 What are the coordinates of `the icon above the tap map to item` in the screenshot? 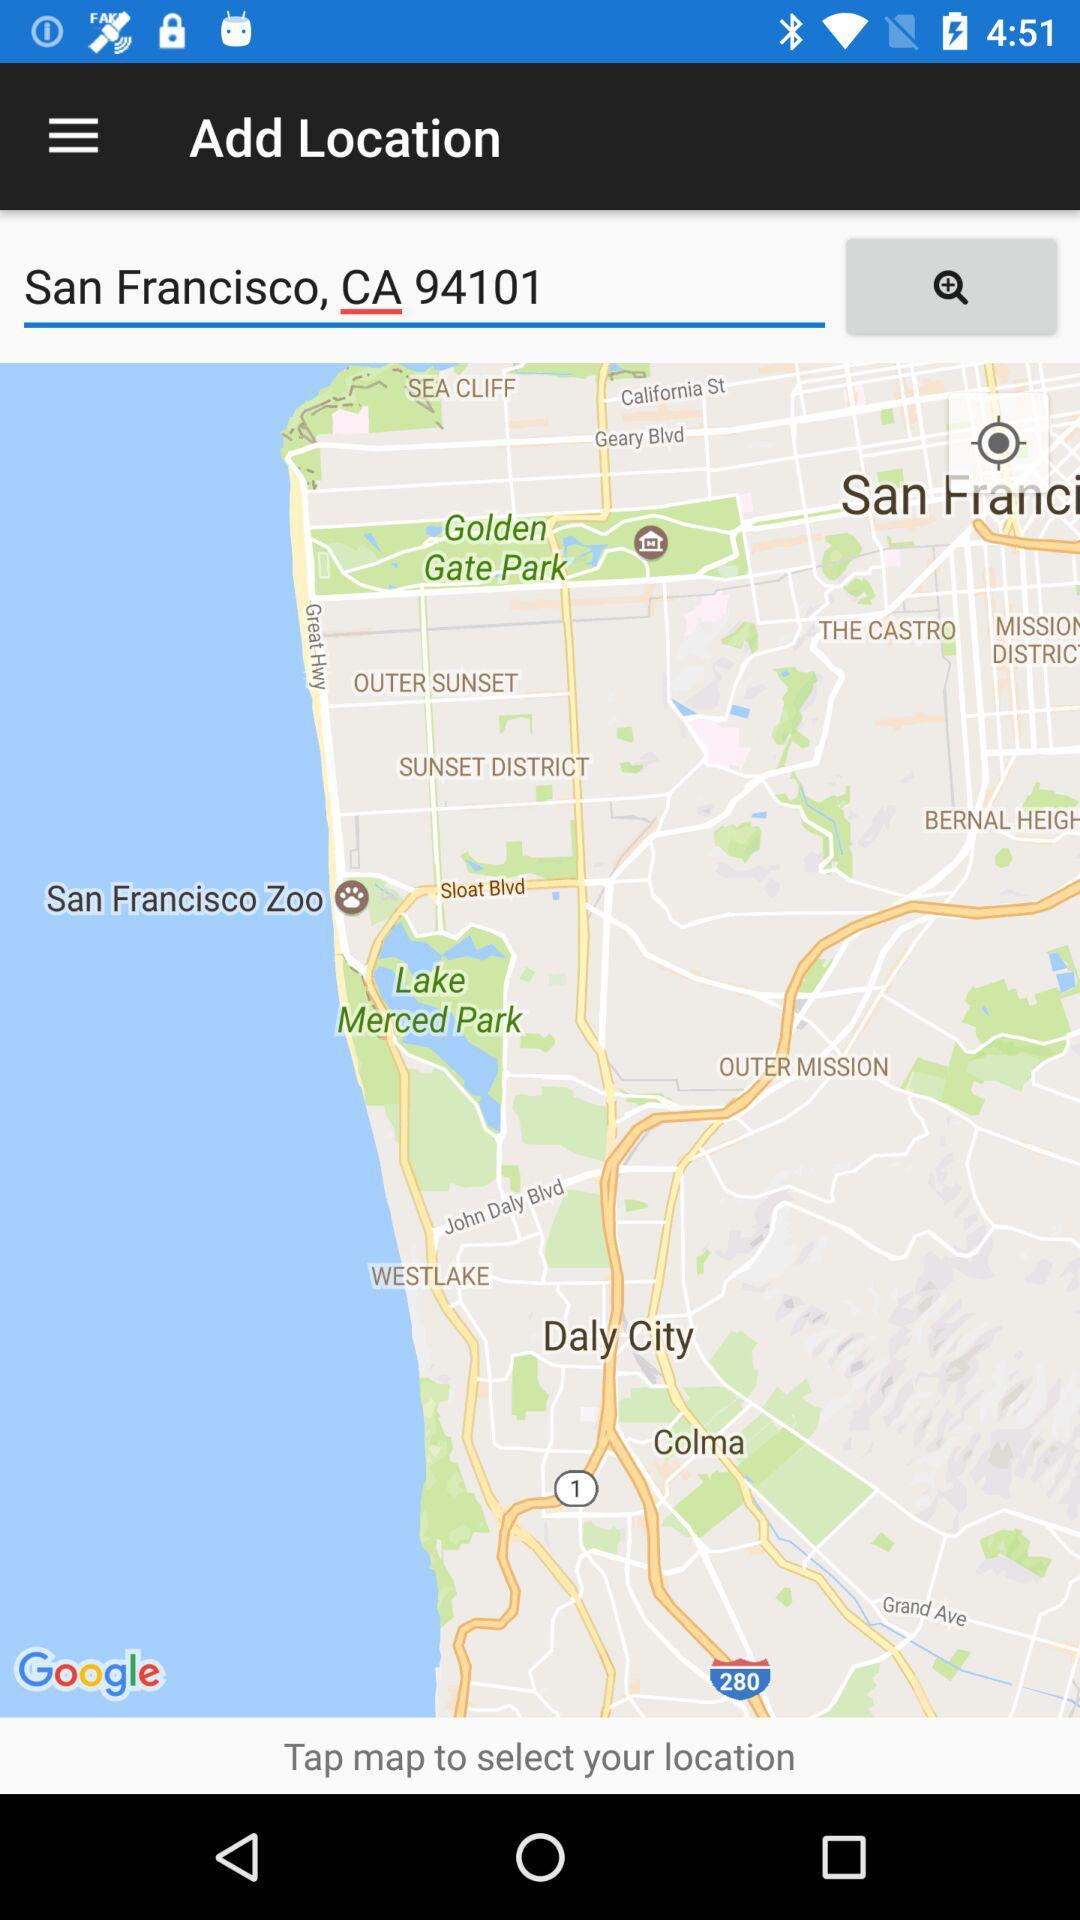 It's located at (540, 1040).